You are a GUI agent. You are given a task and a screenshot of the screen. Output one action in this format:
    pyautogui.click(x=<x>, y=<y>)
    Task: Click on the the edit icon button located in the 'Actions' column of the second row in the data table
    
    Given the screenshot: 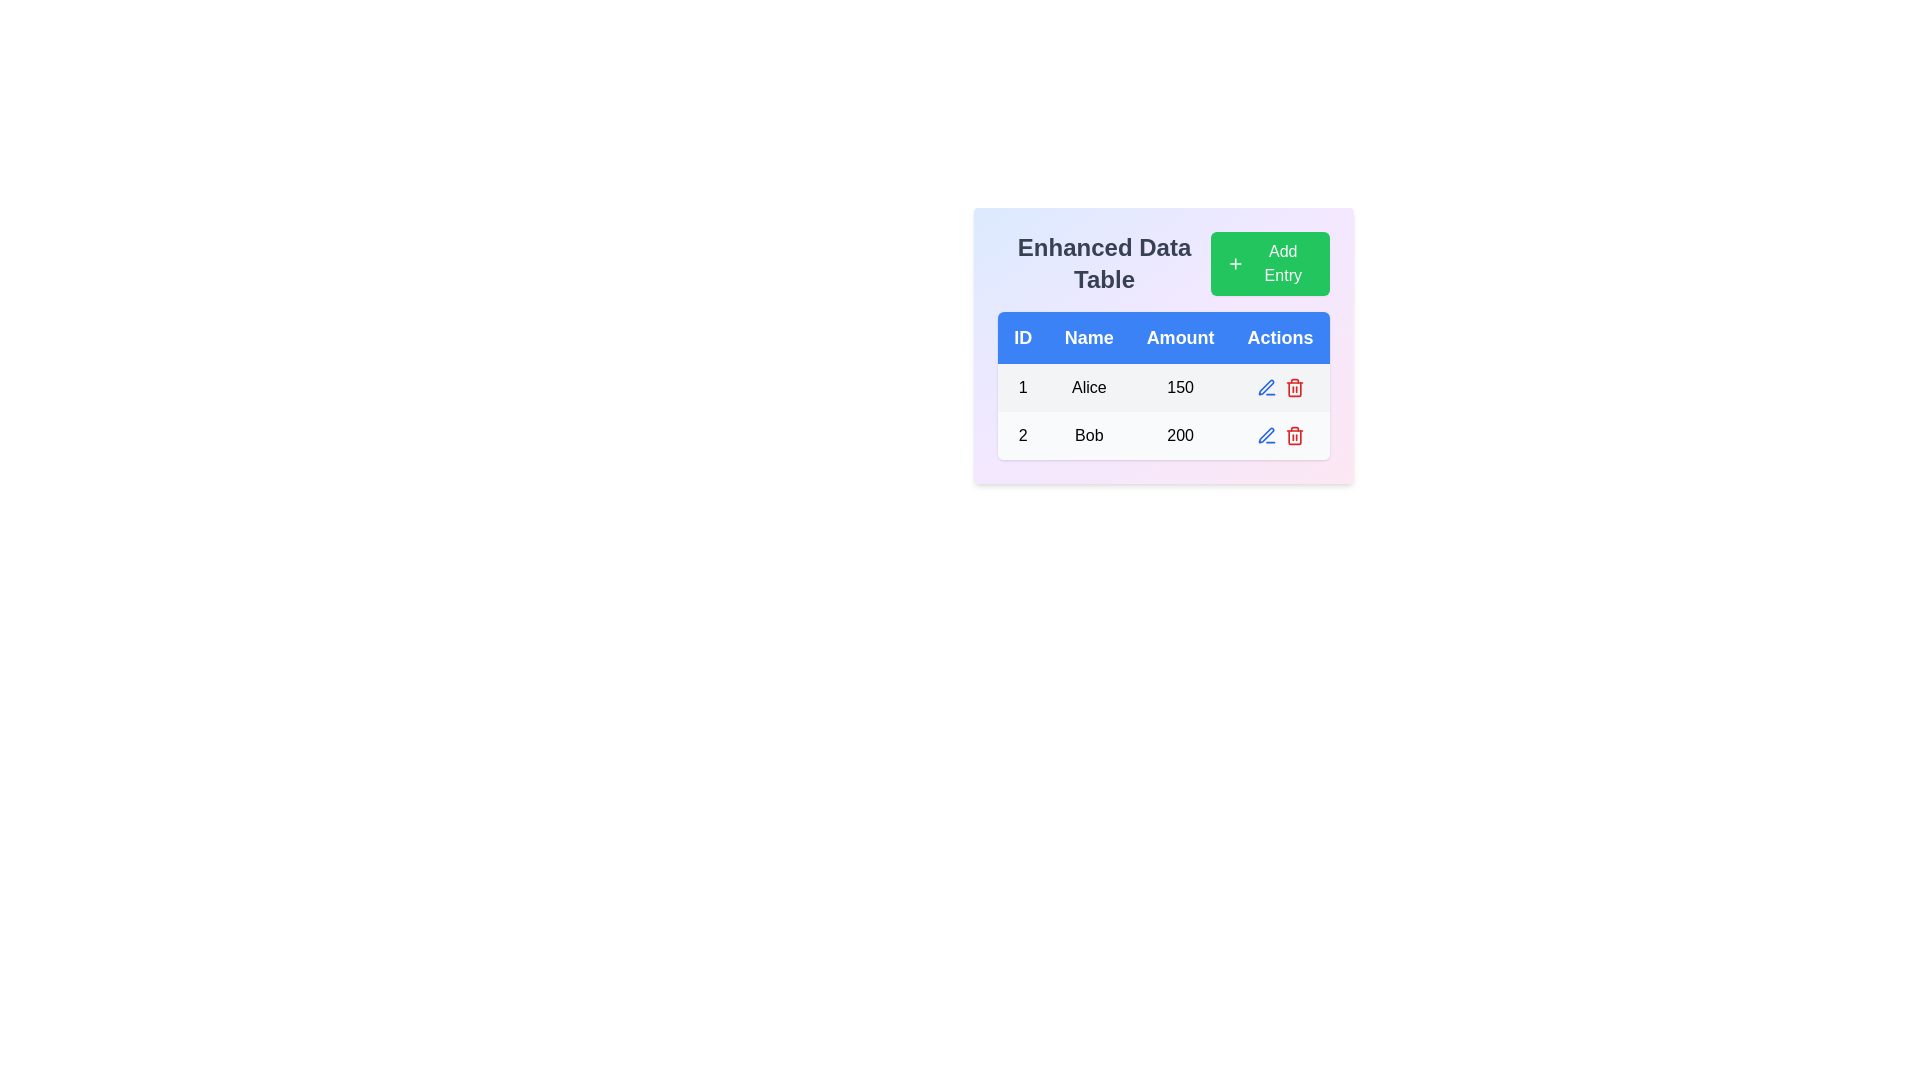 What is the action you would take?
    pyautogui.click(x=1265, y=388)
    